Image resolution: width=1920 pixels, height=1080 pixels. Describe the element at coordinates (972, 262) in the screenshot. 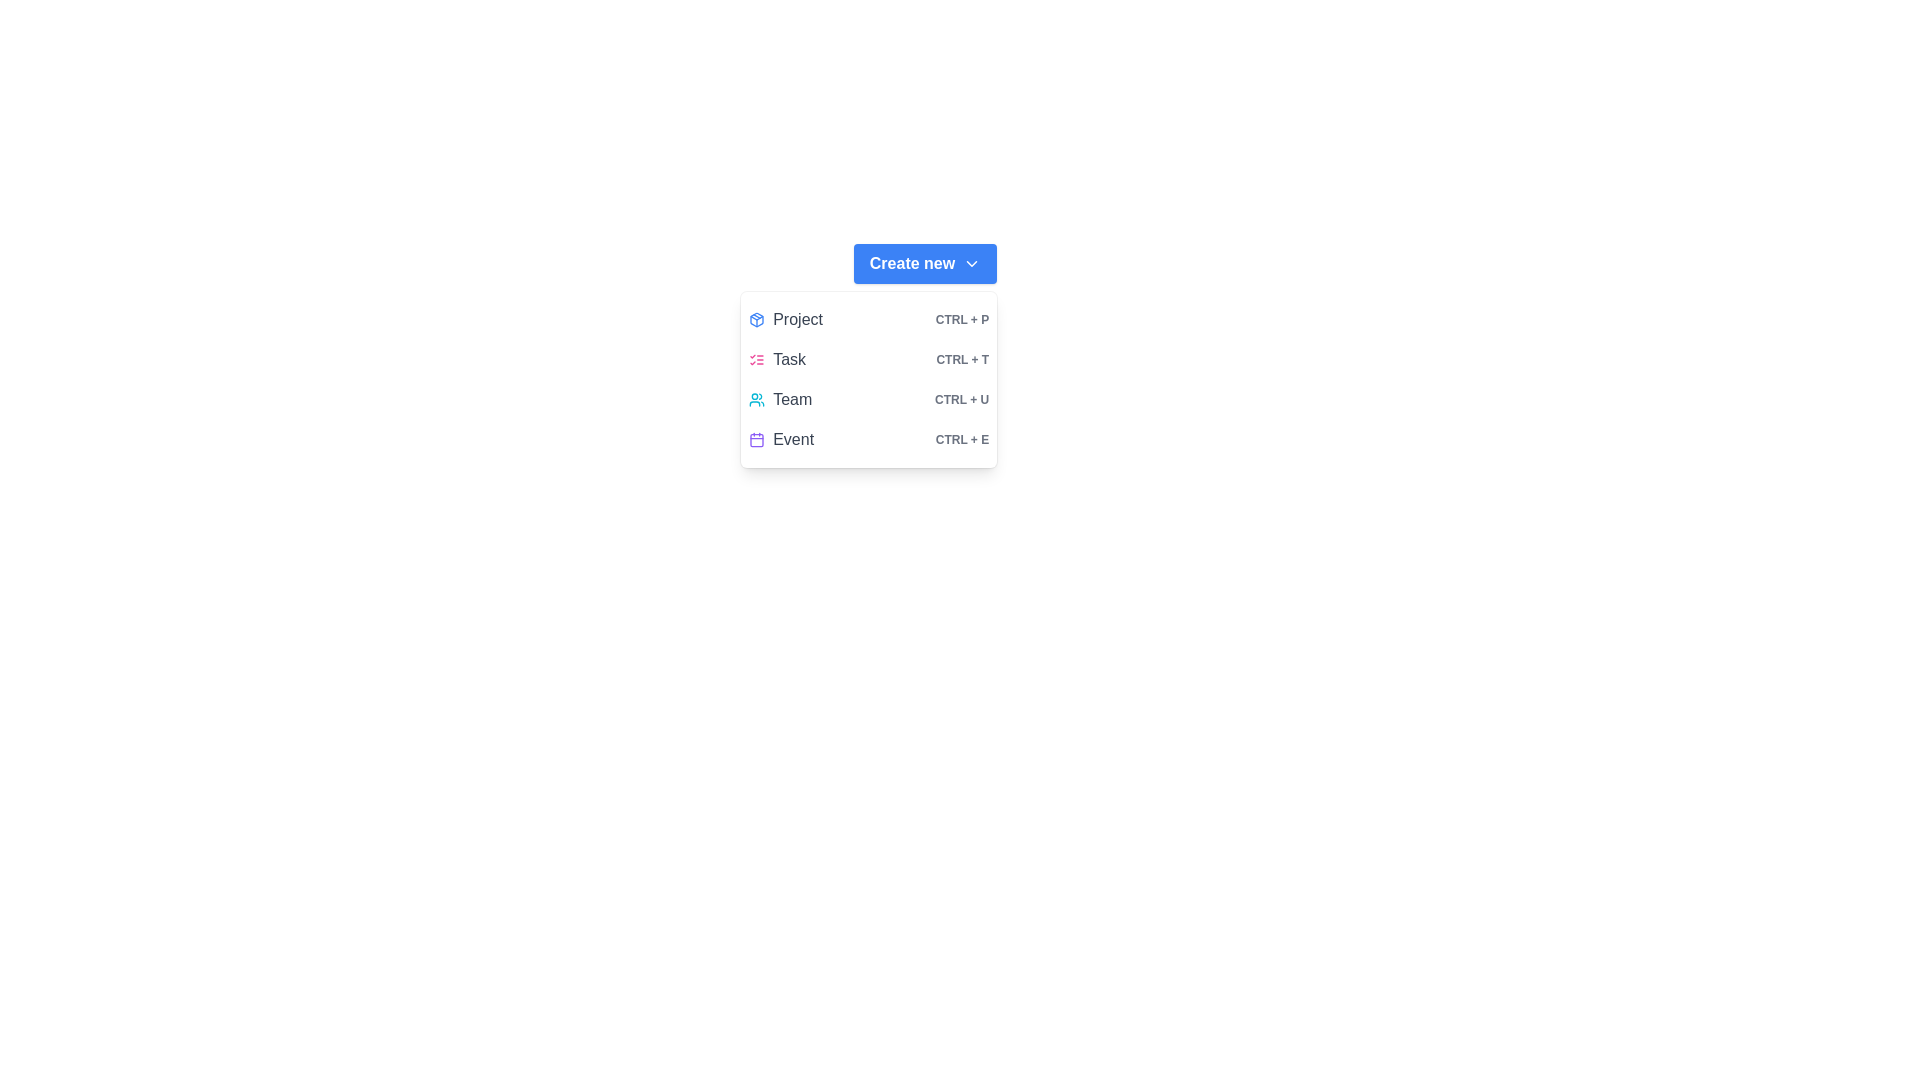

I see `the Dropdown indicator icon, which is the chevron located at the rightmost side of the 'Create new' button, to interact with its visual state` at that location.